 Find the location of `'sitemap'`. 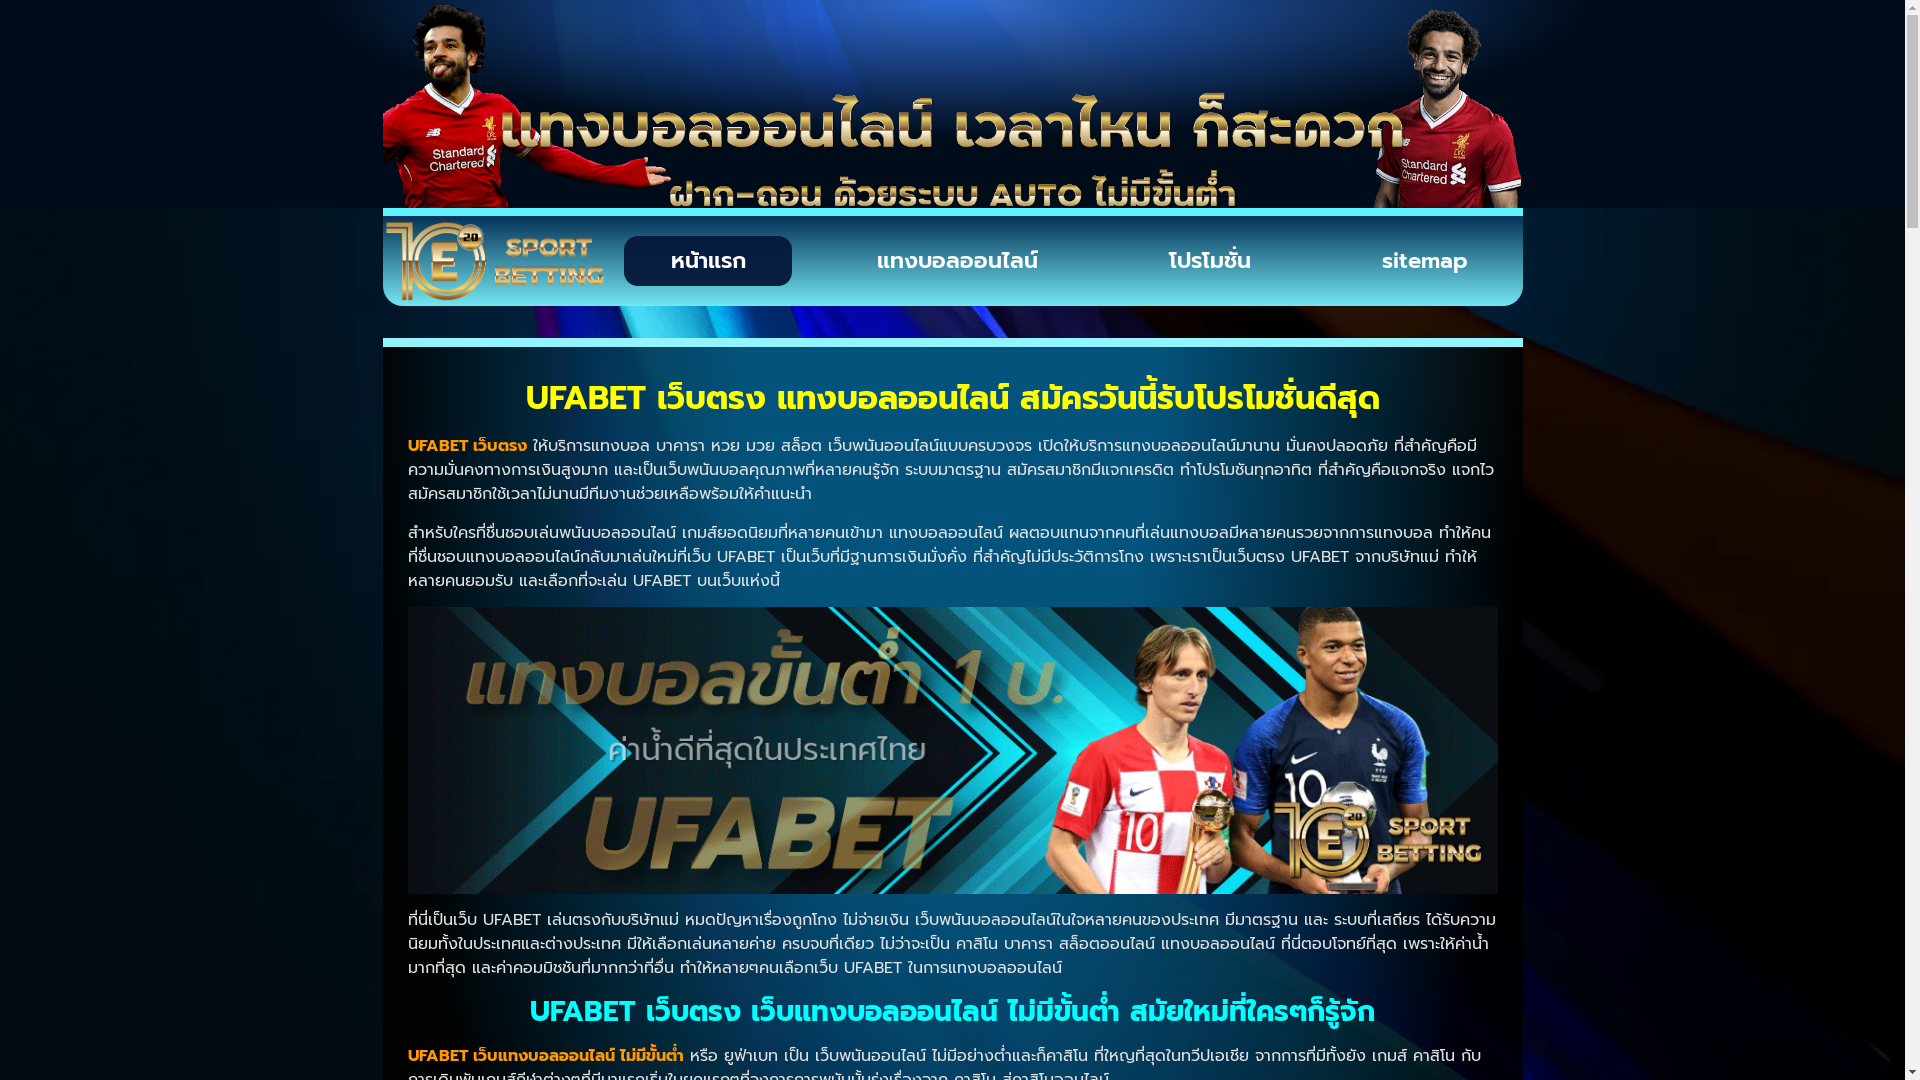

'sitemap' is located at coordinates (1424, 260).